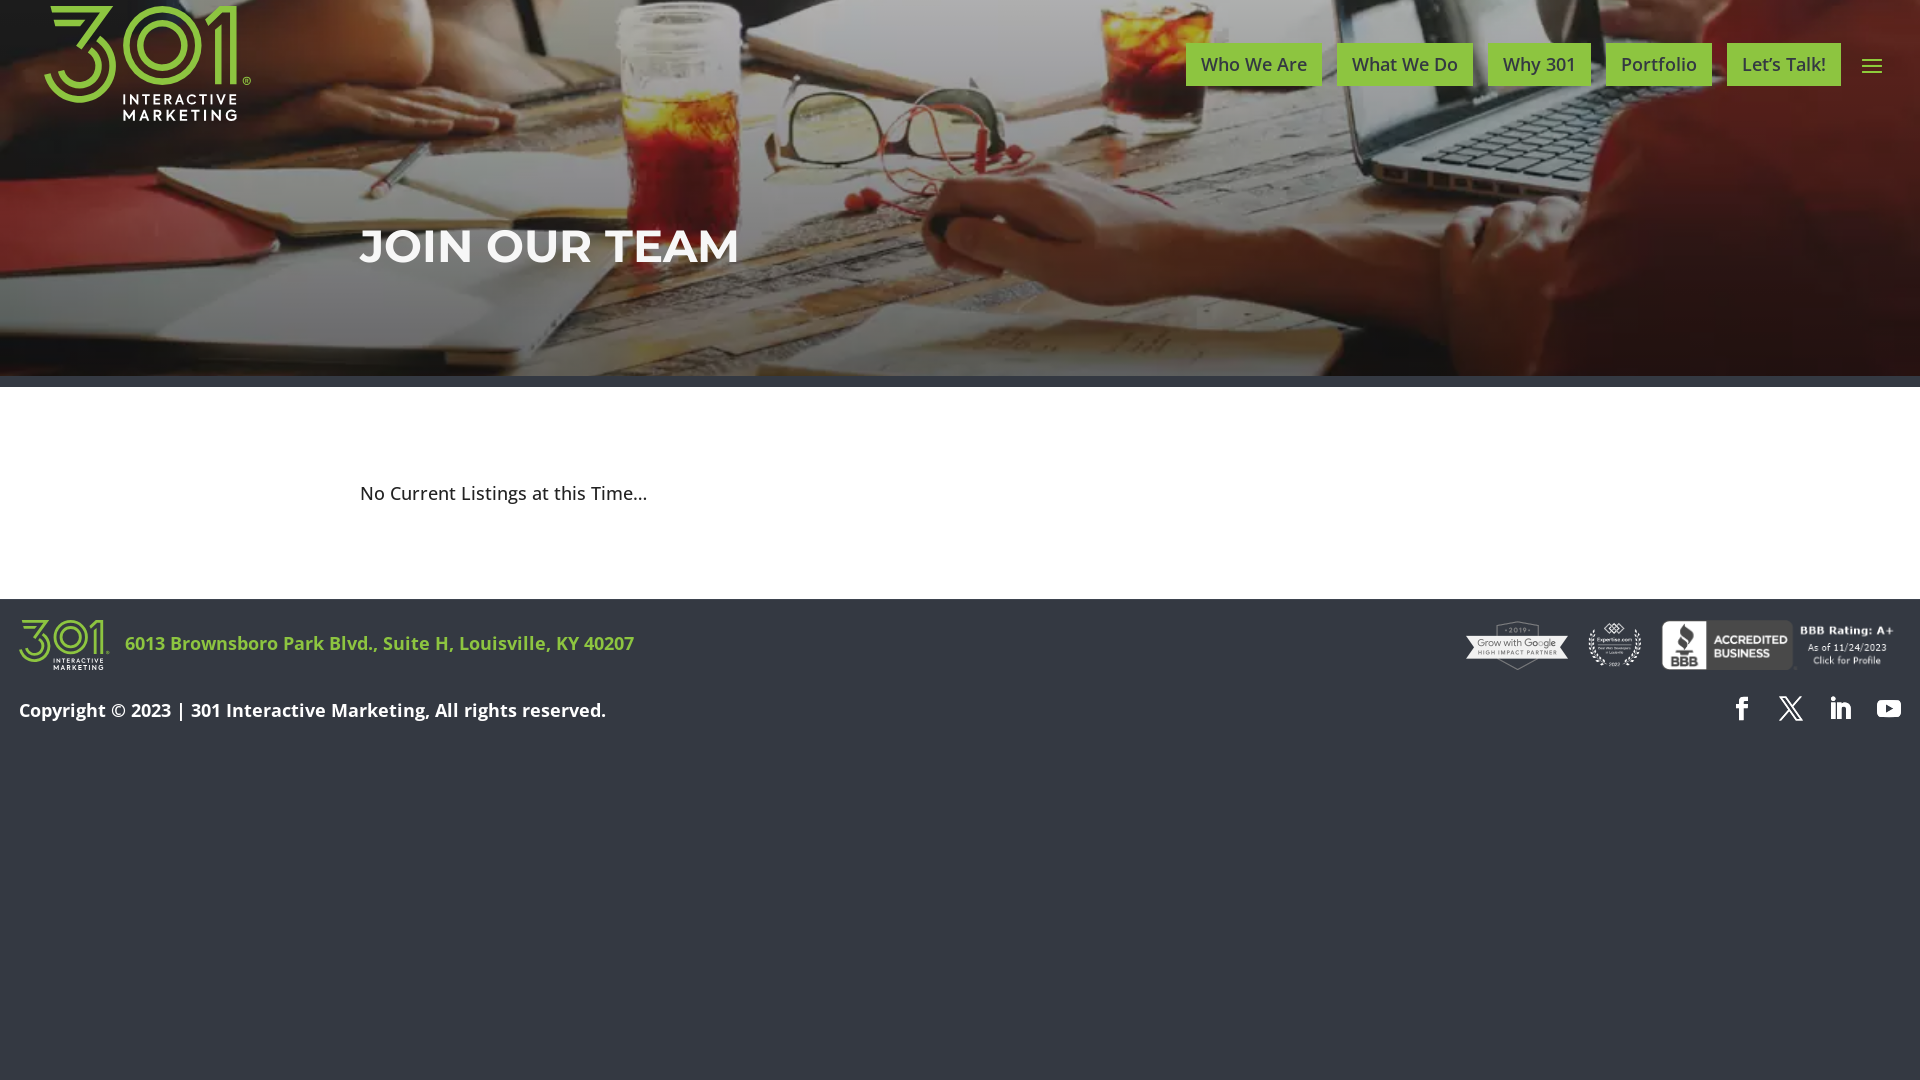  What do you see at coordinates (379, 643) in the screenshot?
I see `'6013 Brownsboro Park Blvd., Suite H, Louisville, KY 40207'` at bounding box center [379, 643].